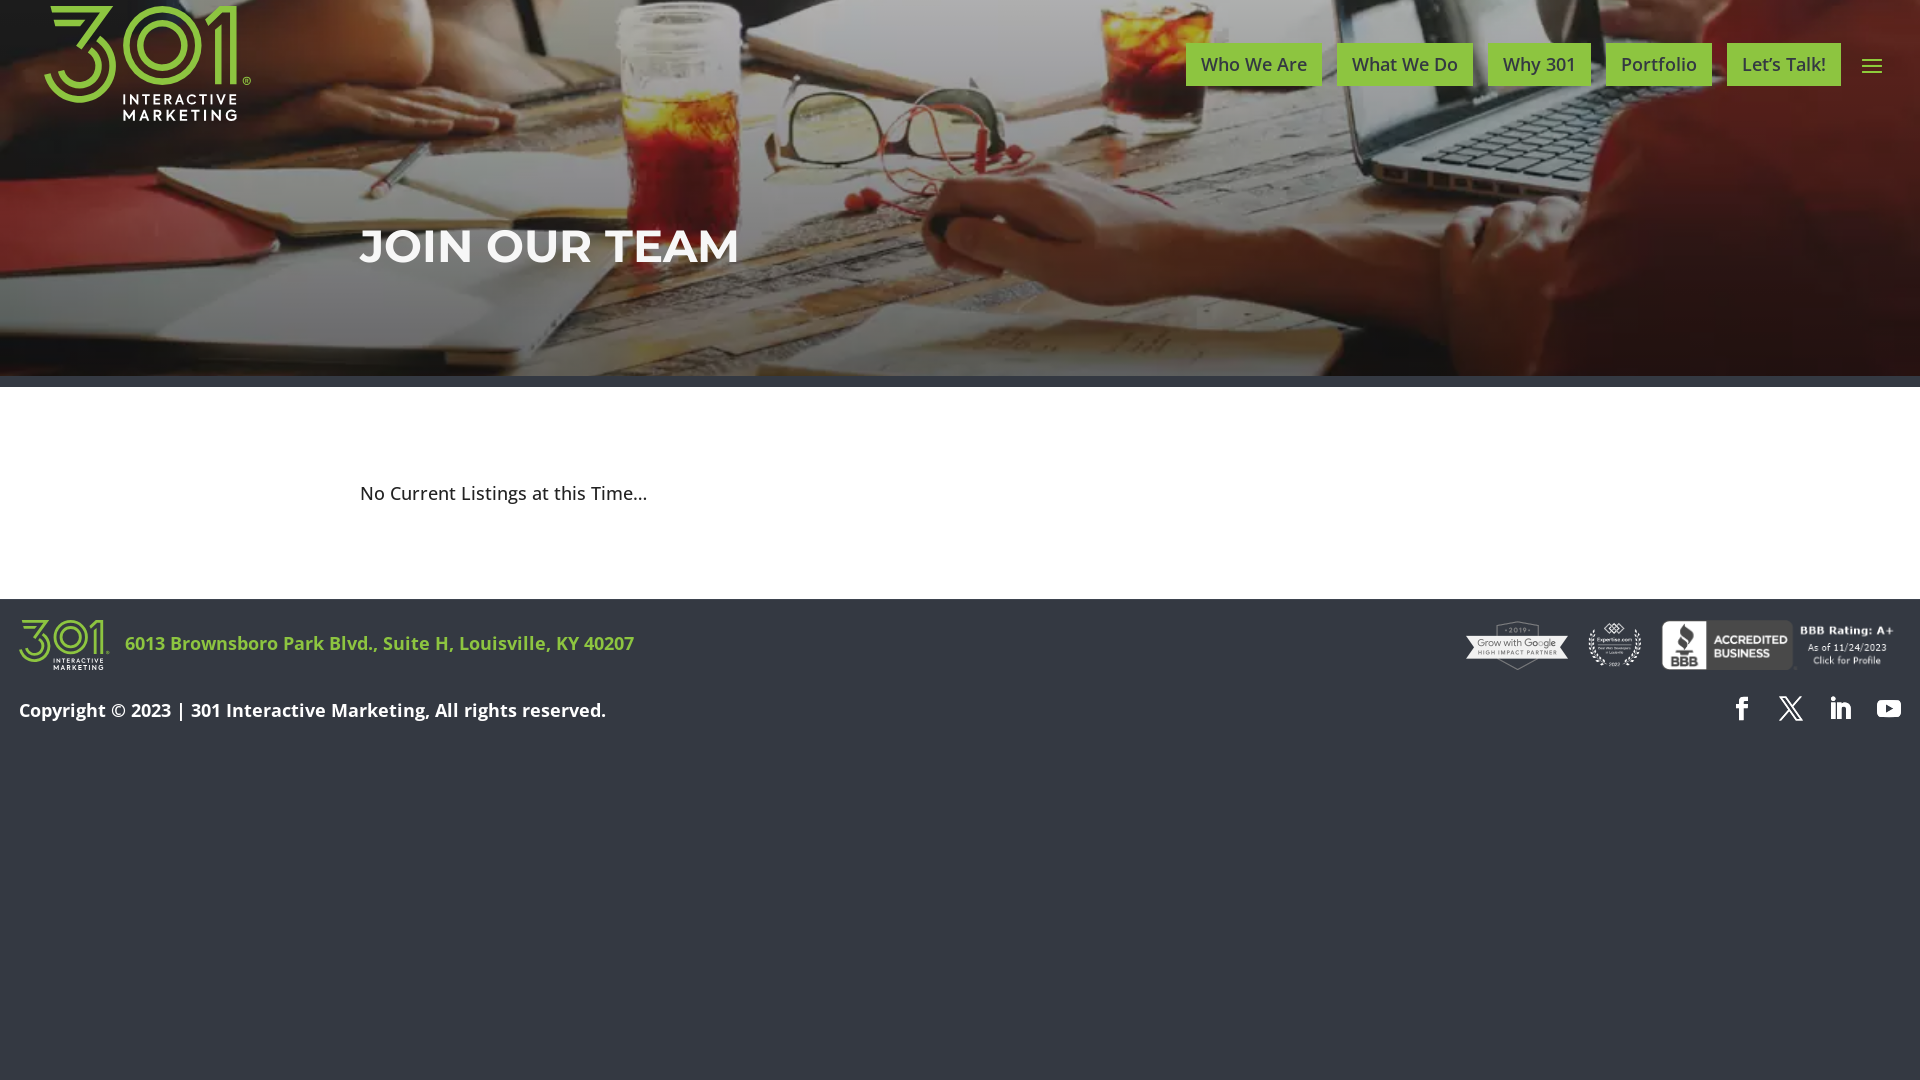  What do you see at coordinates (379, 643) in the screenshot?
I see `'6013 Brownsboro Park Blvd., Suite H, Louisville, KY 40207'` at bounding box center [379, 643].